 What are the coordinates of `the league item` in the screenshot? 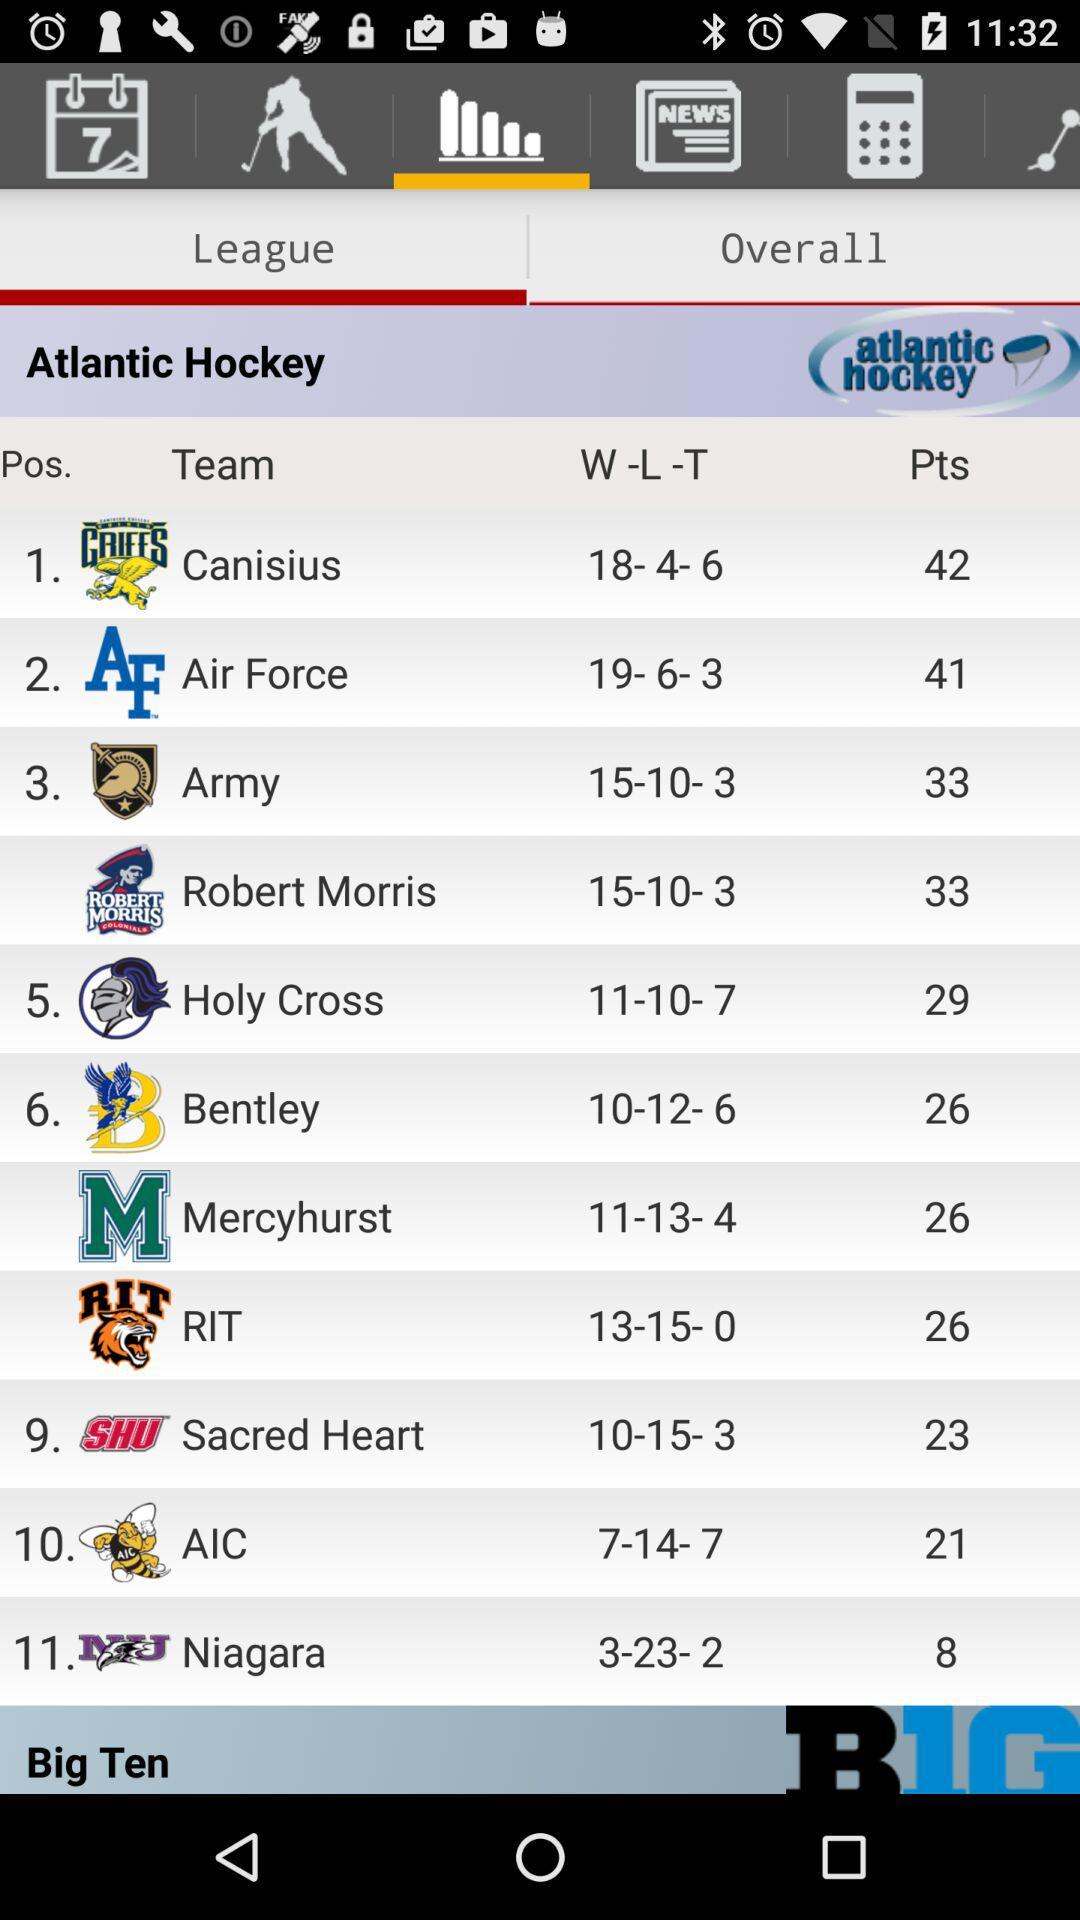 It's located at (262, 246).